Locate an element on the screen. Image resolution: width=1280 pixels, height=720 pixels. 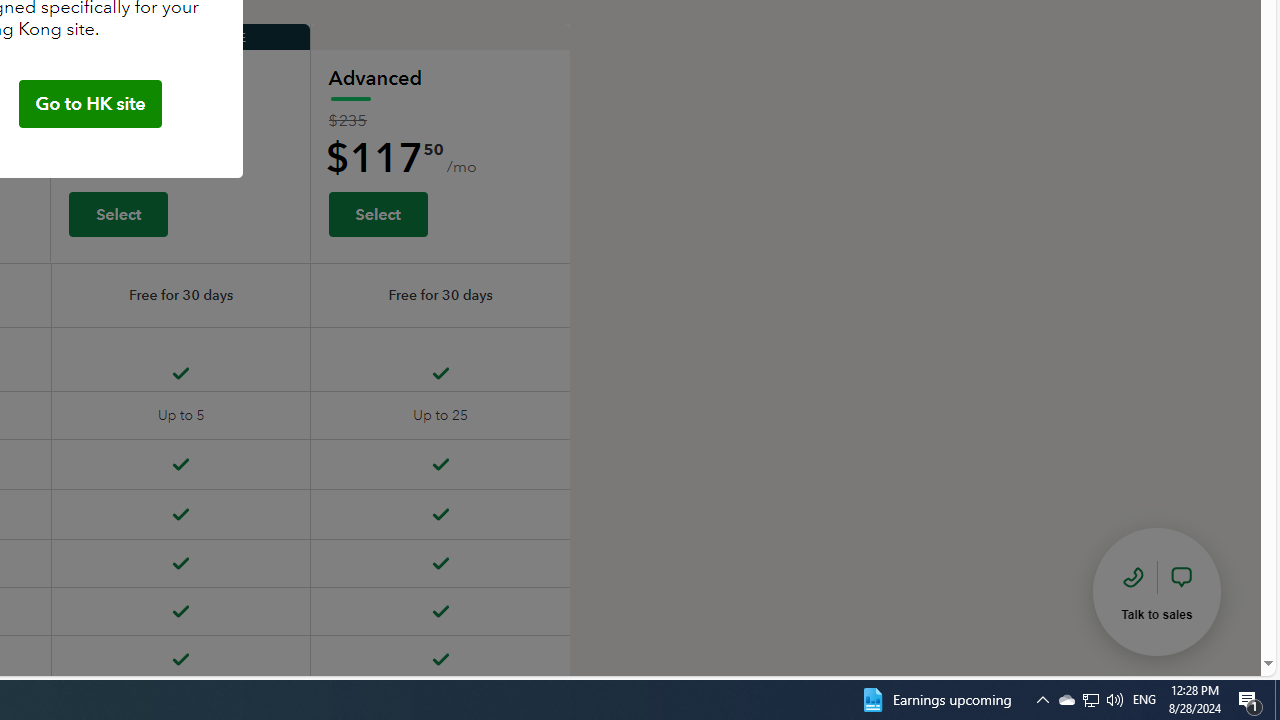
'talk to sales' is located at coordinates (1157, 590).